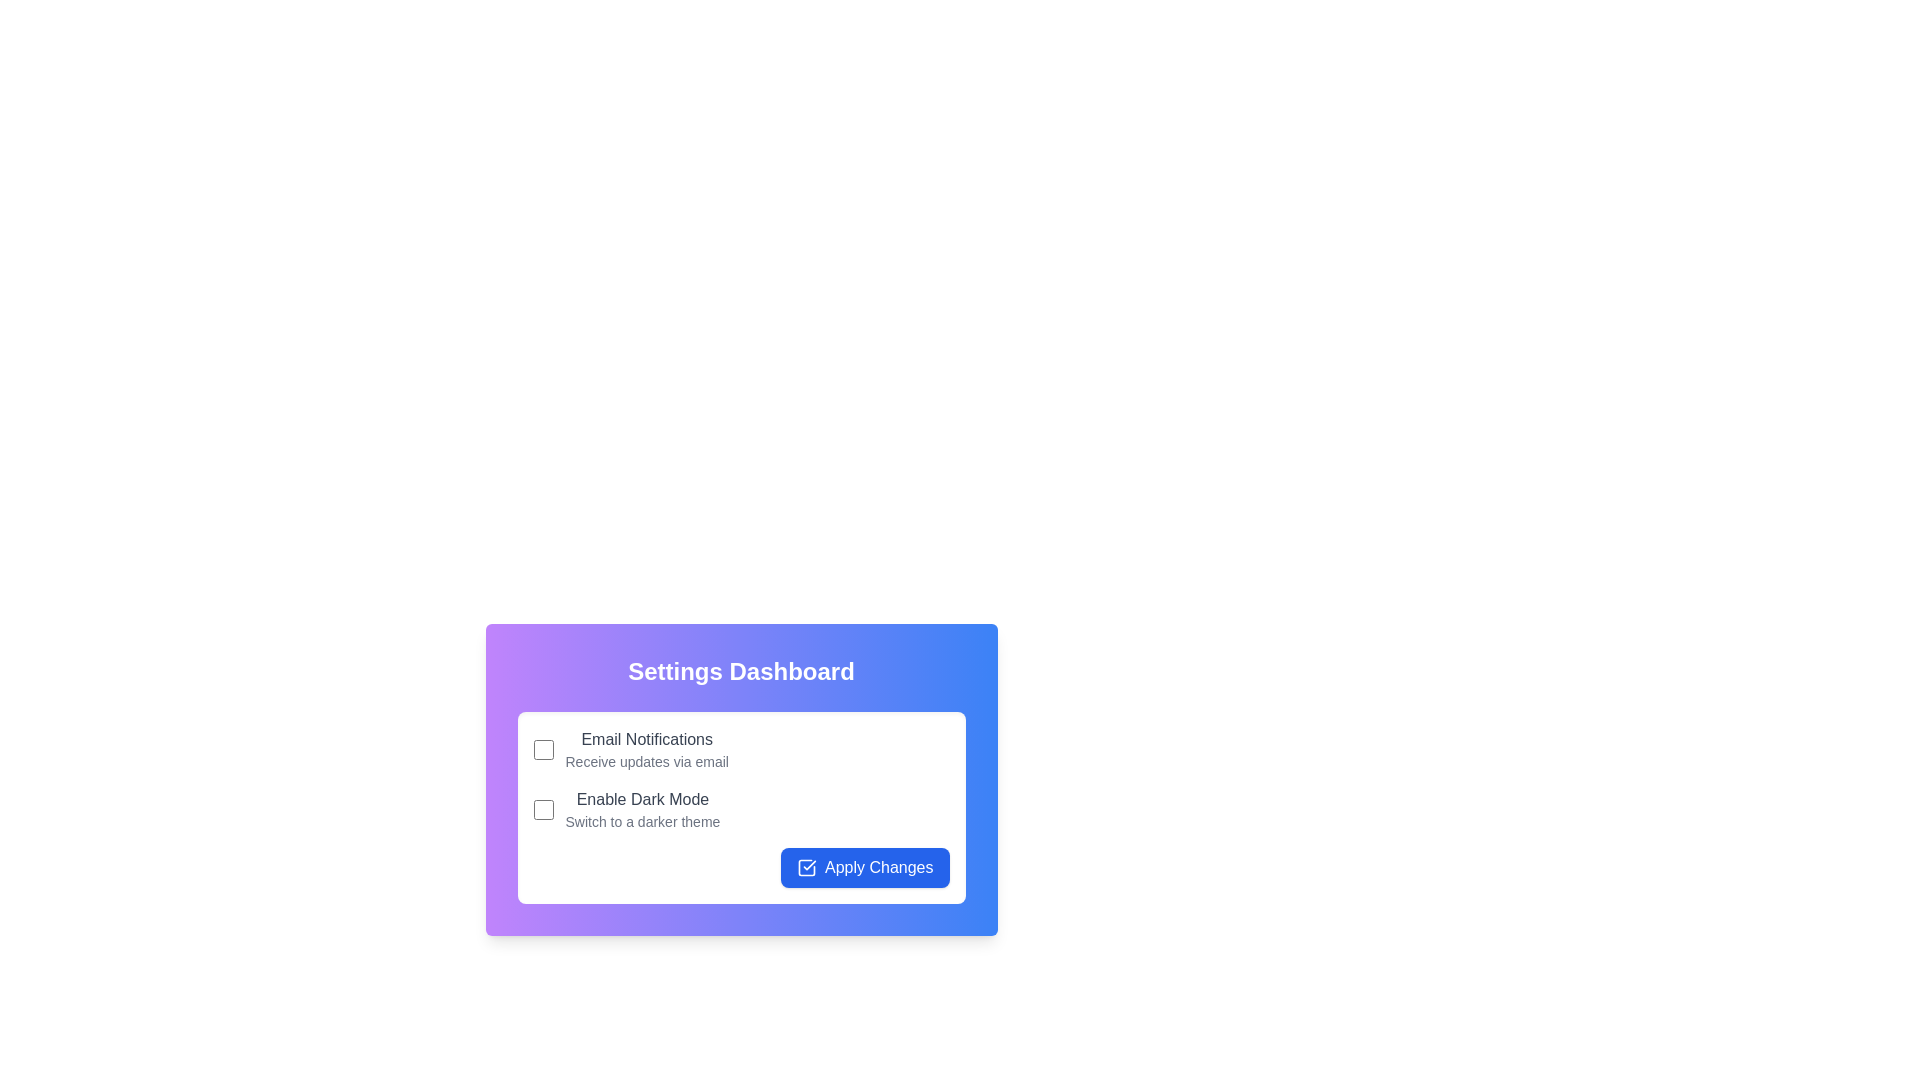 This screenshot has height=1080, width=1920. What do you see at coordinates (647, 749) in the screenshot?
I see `the 'Email Notifications' label, which includes the heading styled with medium font weight and a subtitle in lighter gray font, located within the settings panel dialog` at bounding box center [647, 749].